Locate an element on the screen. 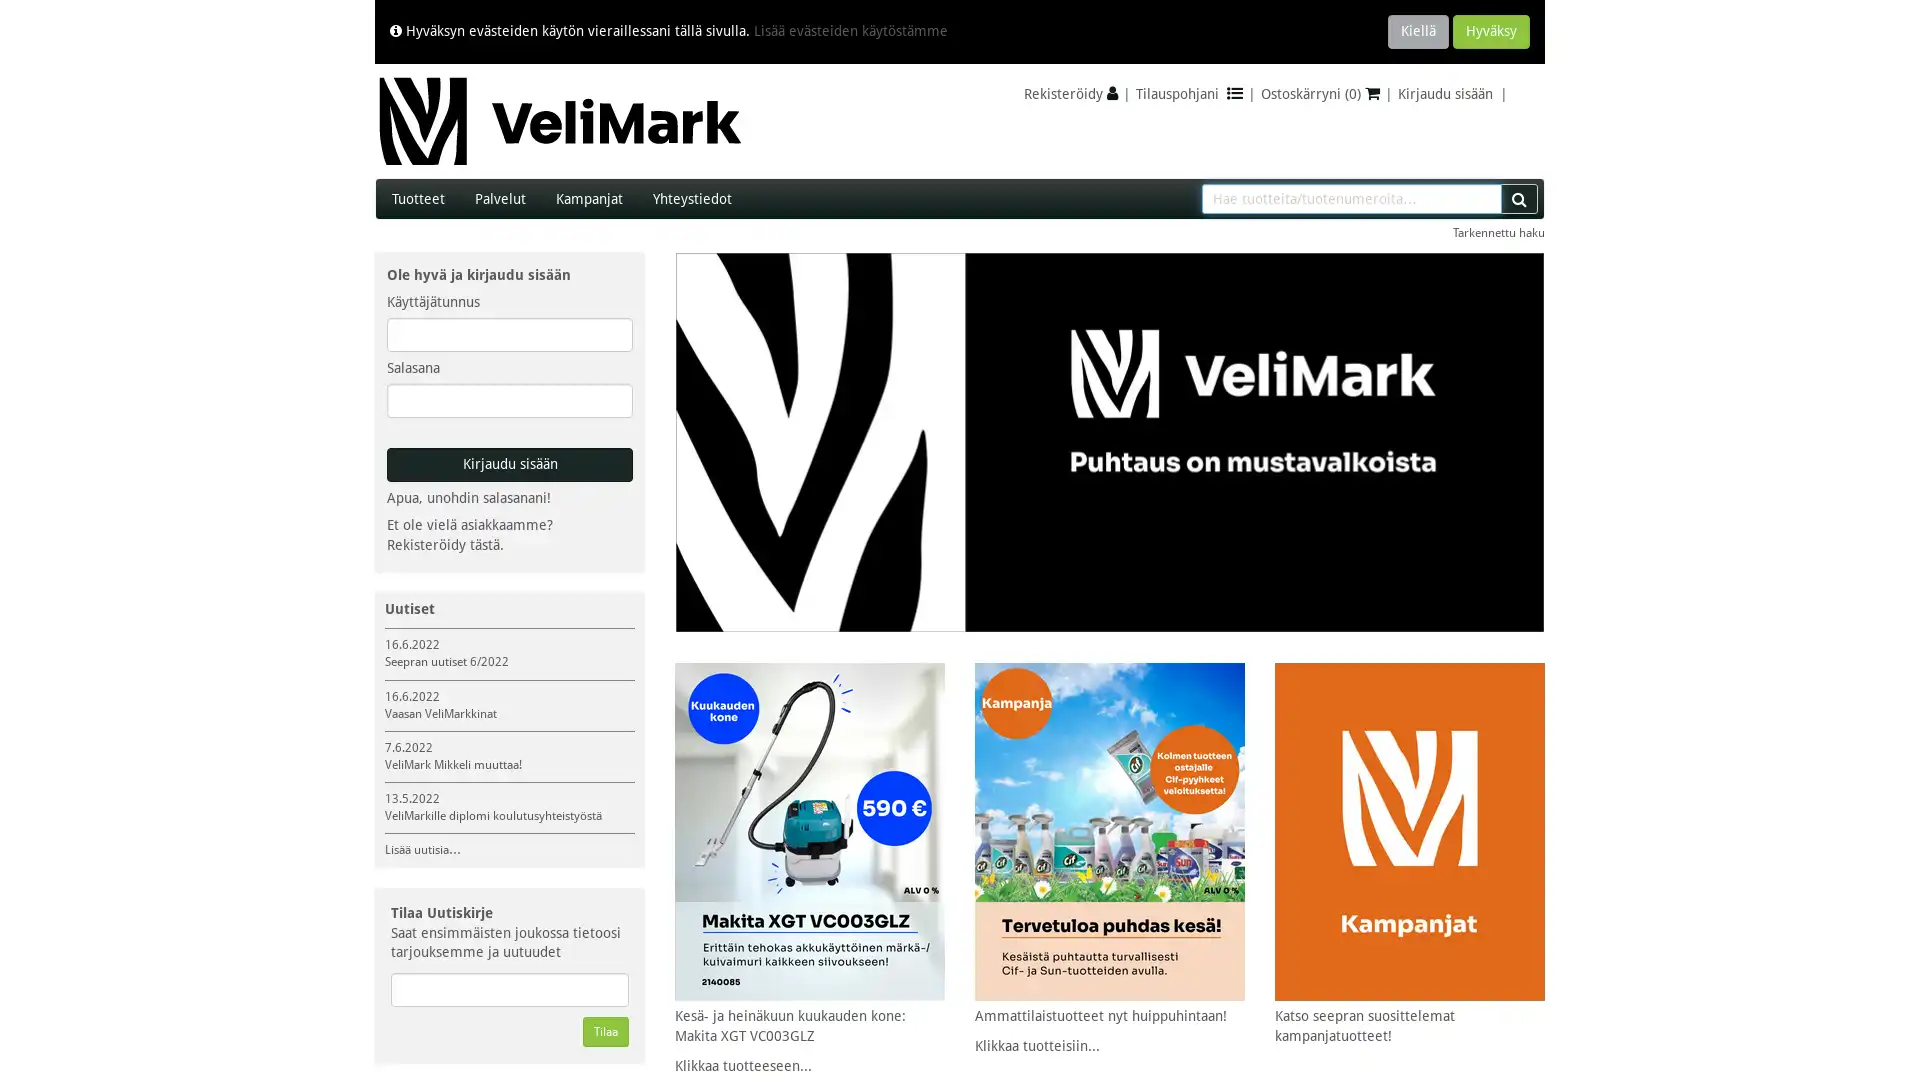 The height and width of the screenshot is (1080, 1920). Kiella is located at coordinates (1417, 31).